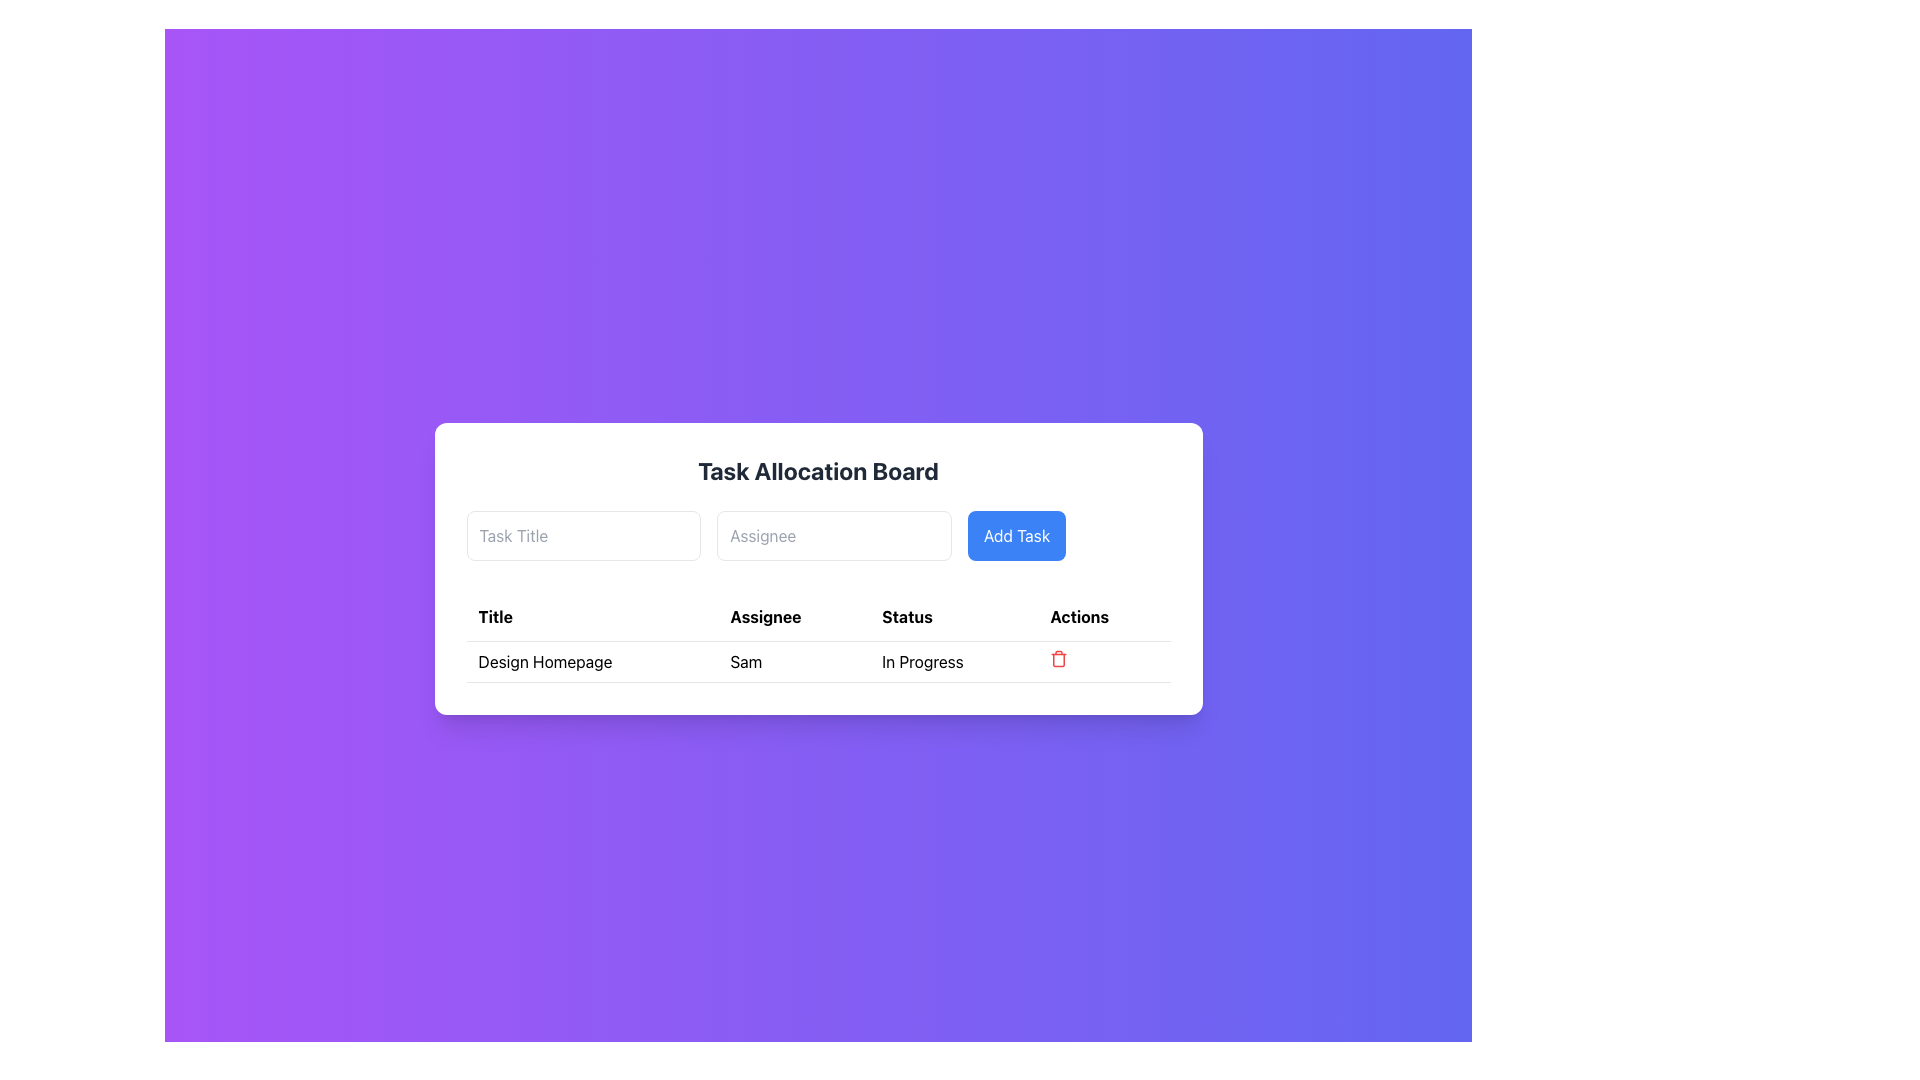  I want to click on the table header labeled 'Actions', which is positioned at the top of the last column in the task allocation table, so click(1103, 616).